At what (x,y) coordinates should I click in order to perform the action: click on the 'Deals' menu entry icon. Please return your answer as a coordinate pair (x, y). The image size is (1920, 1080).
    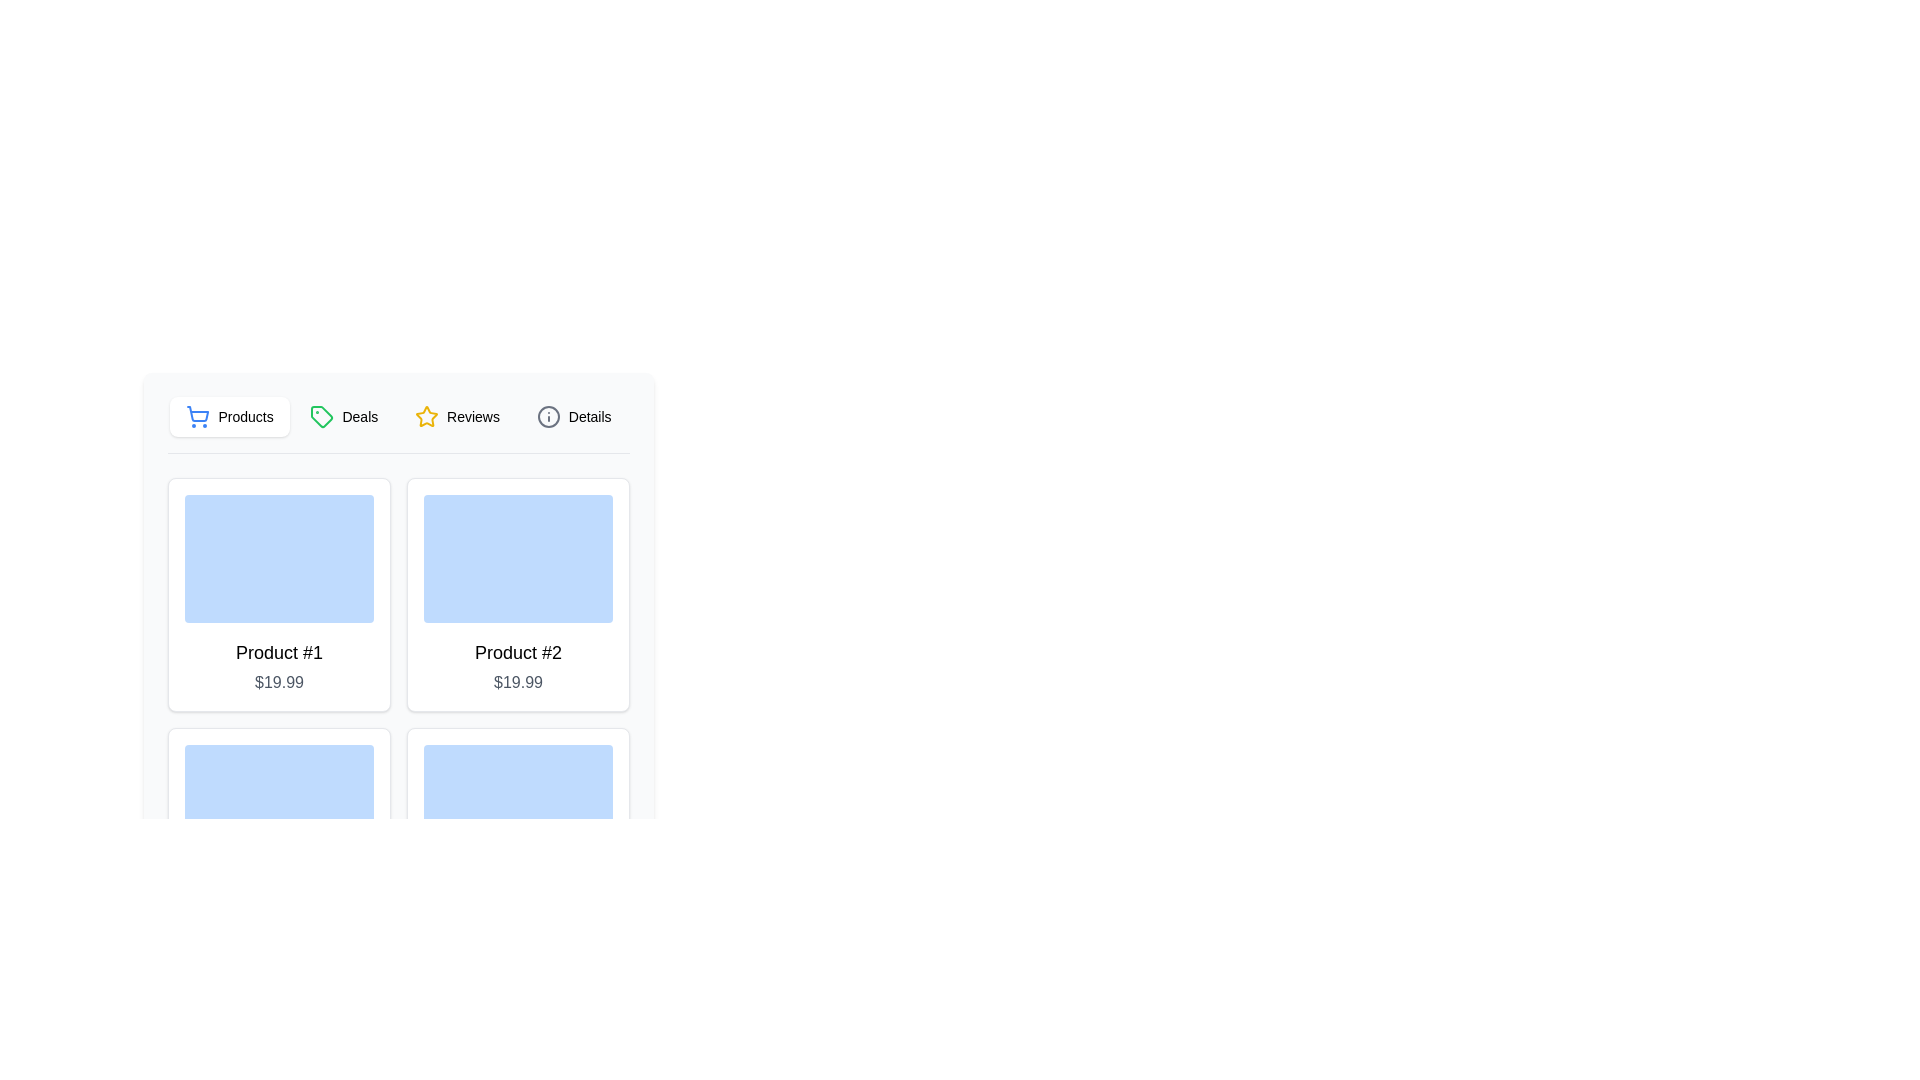
    Looking at the image, I should click on (322, 415).